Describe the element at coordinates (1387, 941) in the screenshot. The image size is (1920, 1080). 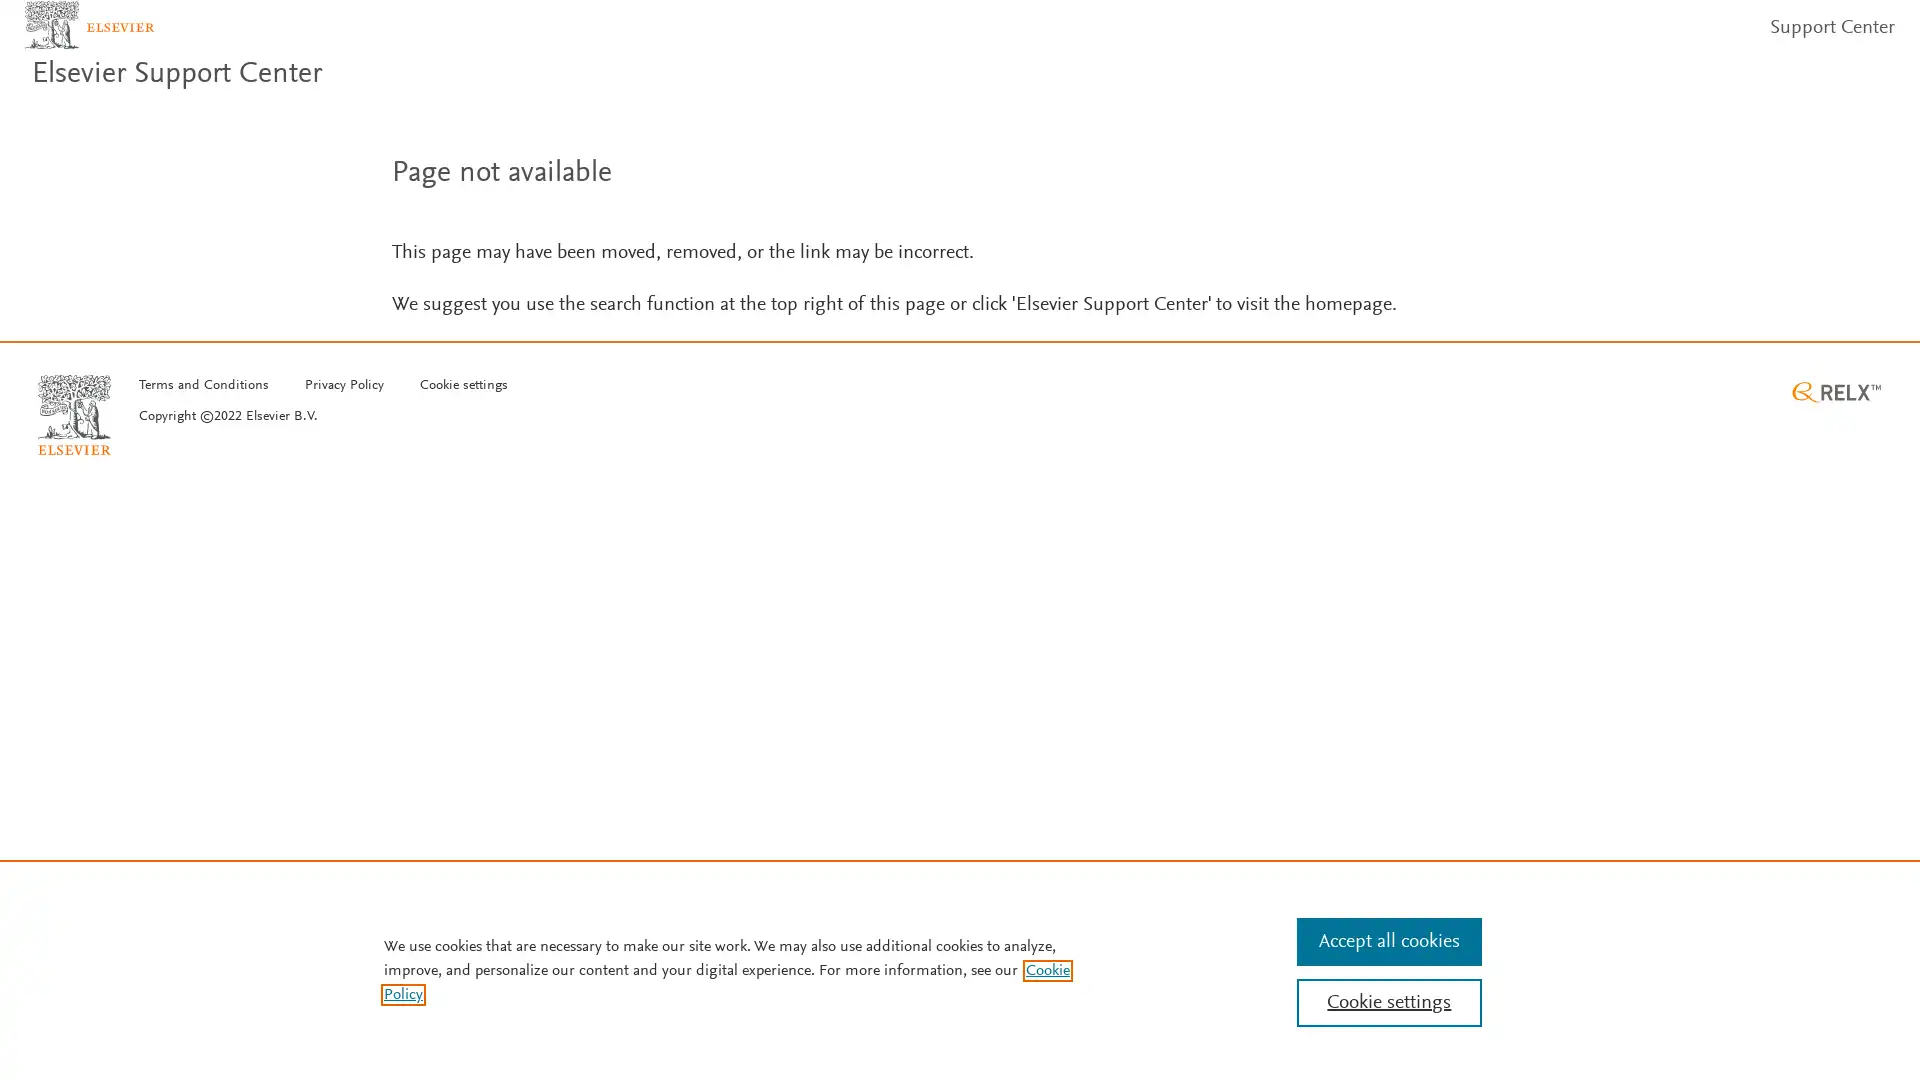
I see `Accept all cookies` at that location.